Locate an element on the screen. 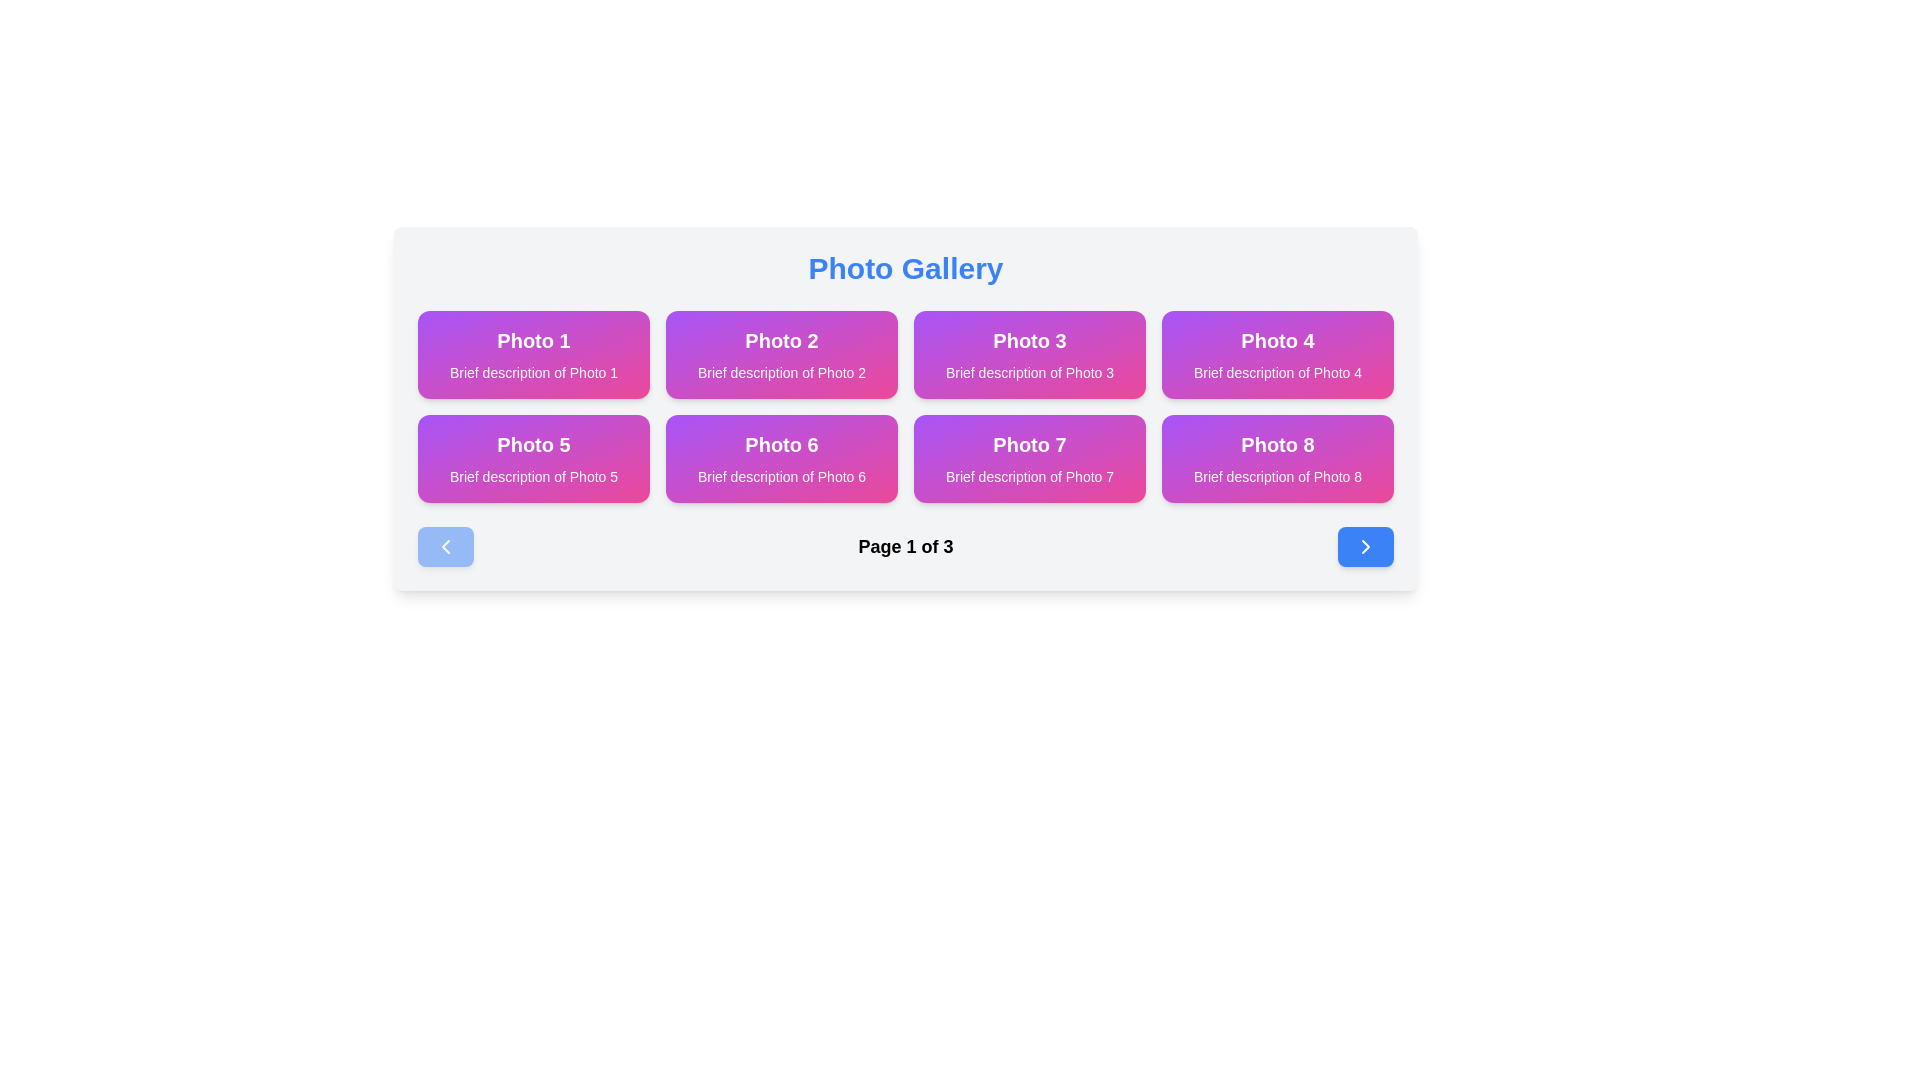  the header titled 'Photo Gallery', which is styled as large, bold, center-aligned blue text, positioned above a grid of photo cards is located at coordinates (905, 268).